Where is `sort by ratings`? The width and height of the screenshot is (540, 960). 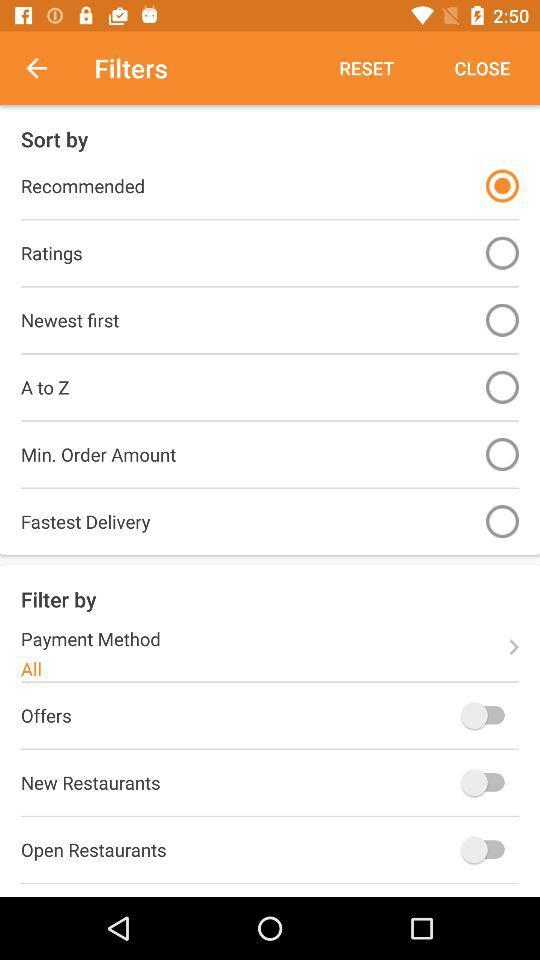 sort by ratings is located at coordinates (501, 252).